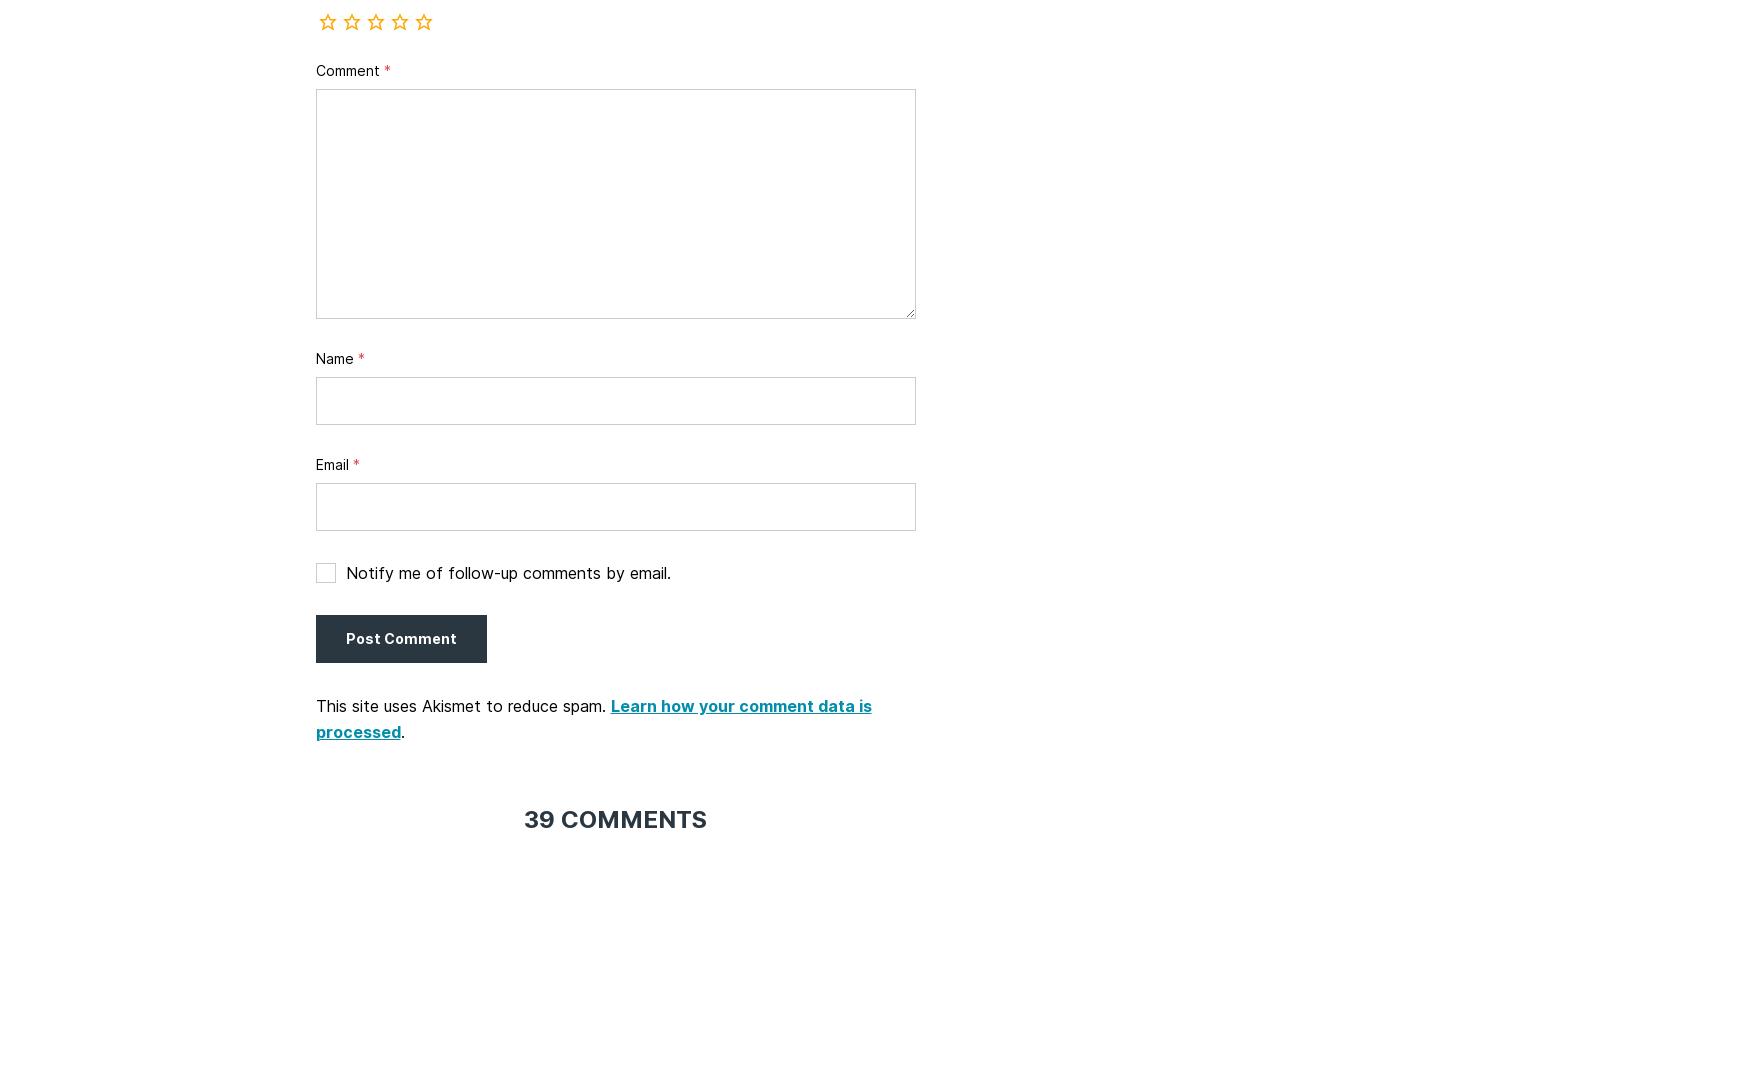  I want to click on '39 Comments', so click(614, 818).